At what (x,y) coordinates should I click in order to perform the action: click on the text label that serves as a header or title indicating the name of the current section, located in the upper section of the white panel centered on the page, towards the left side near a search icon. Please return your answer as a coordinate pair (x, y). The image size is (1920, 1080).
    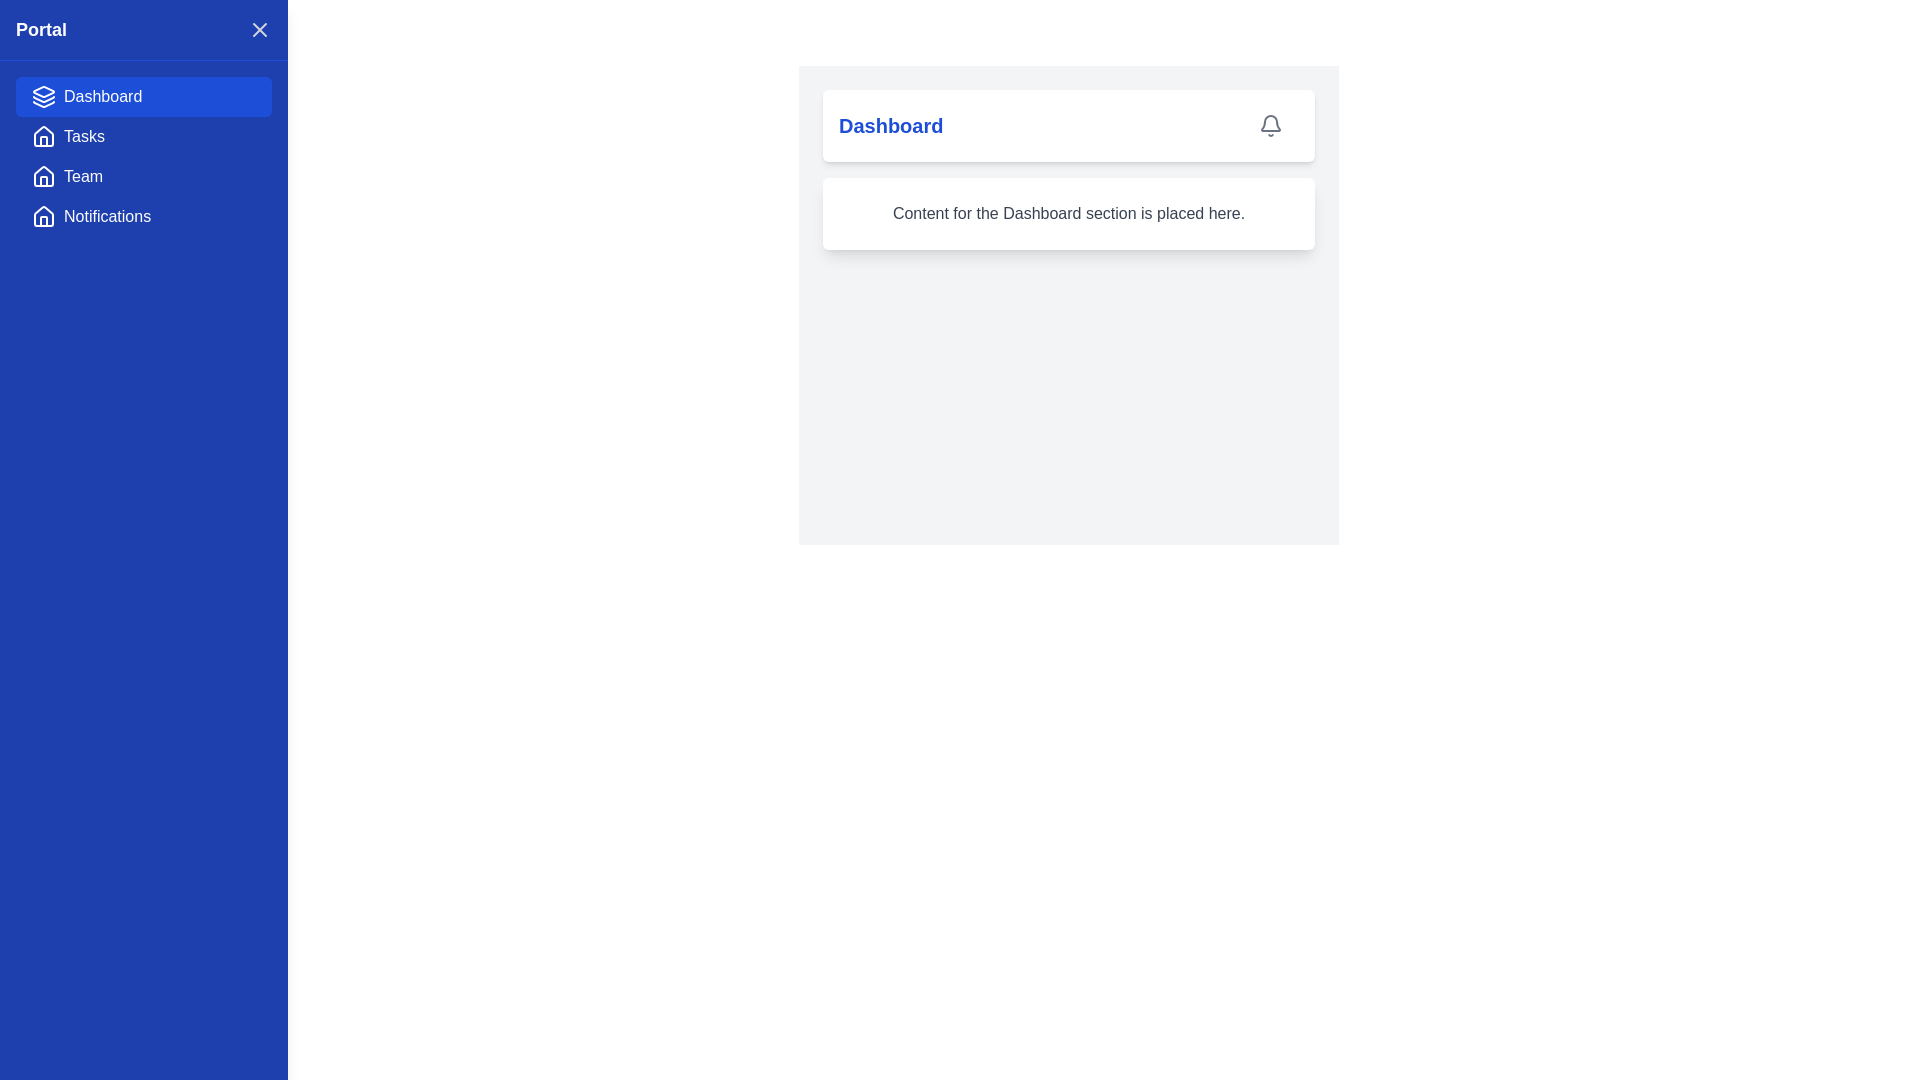
    Looking at the image, I should click on (890, 126).